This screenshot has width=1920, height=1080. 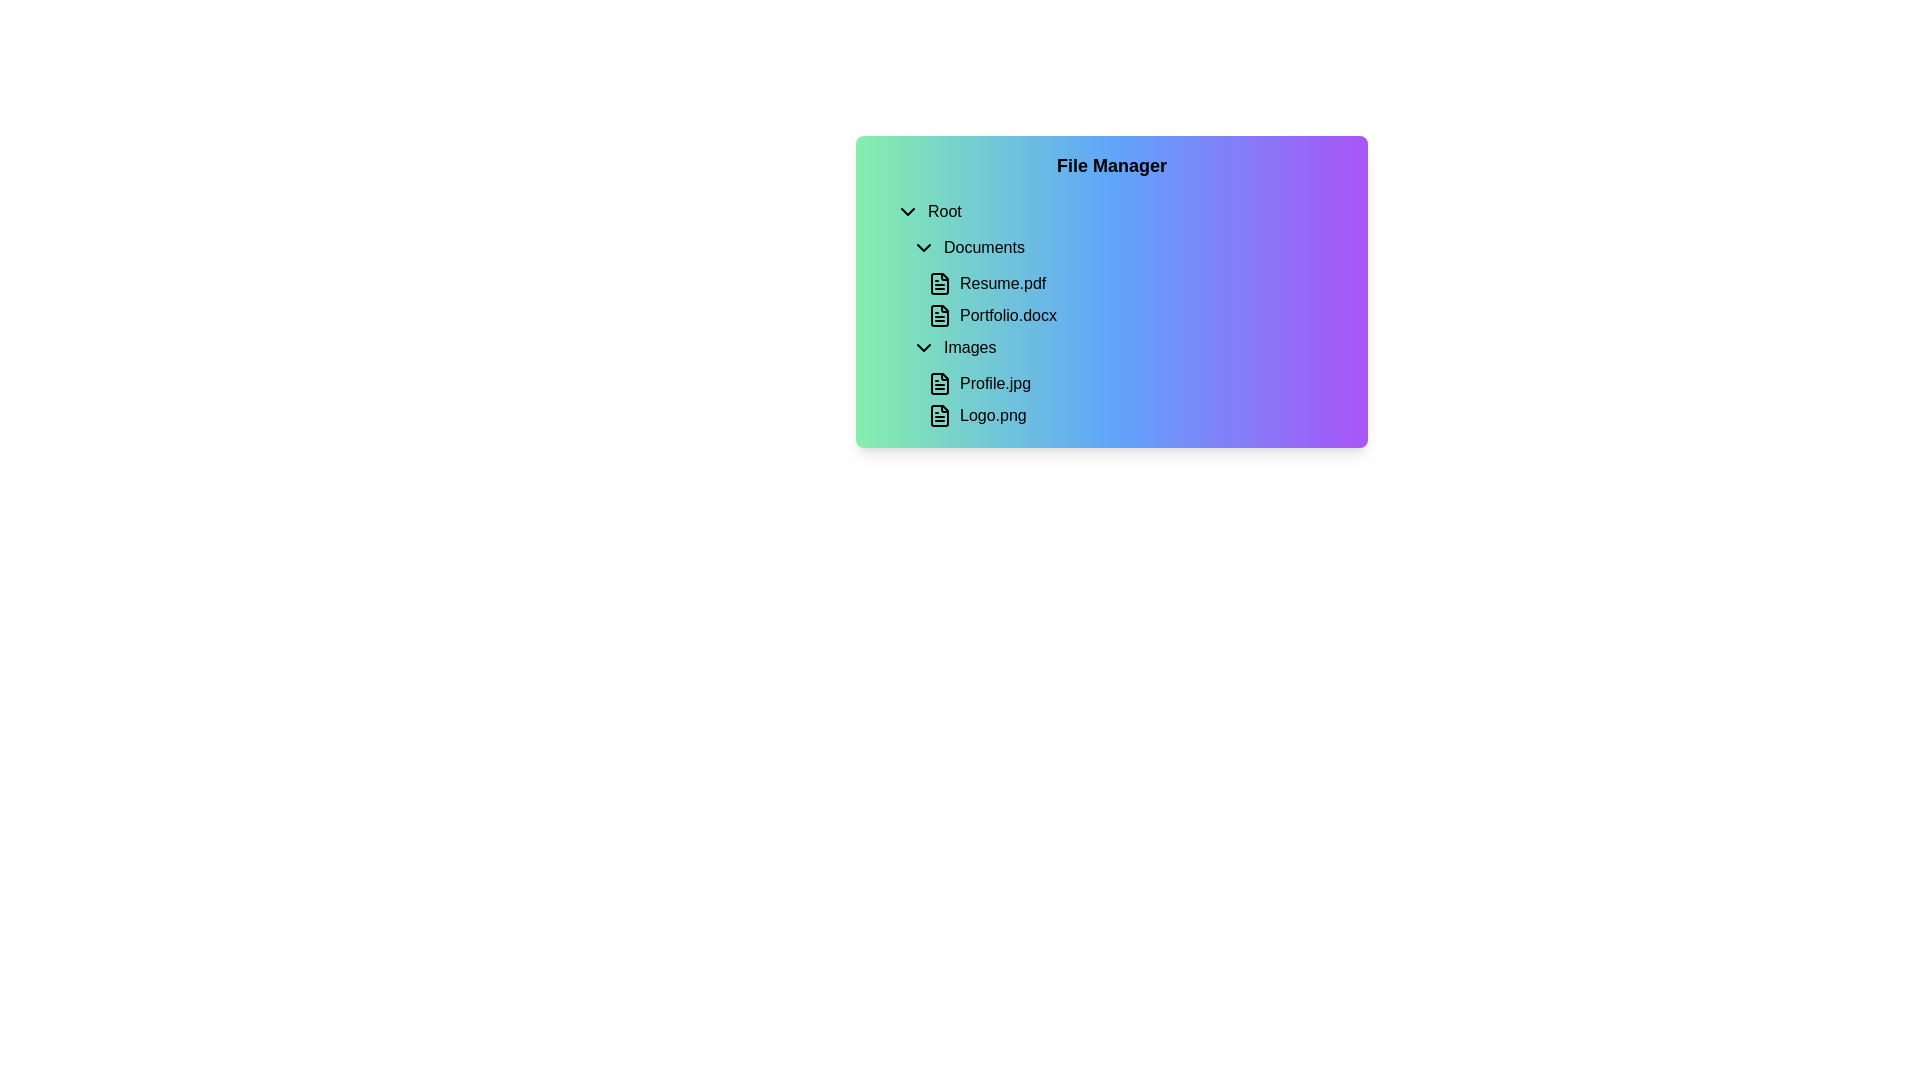 What do you see at coordinates (1136, 315) in the screenshot?
I see `the selectable file item in the file manager interface` at bounding box center [1136, 315].